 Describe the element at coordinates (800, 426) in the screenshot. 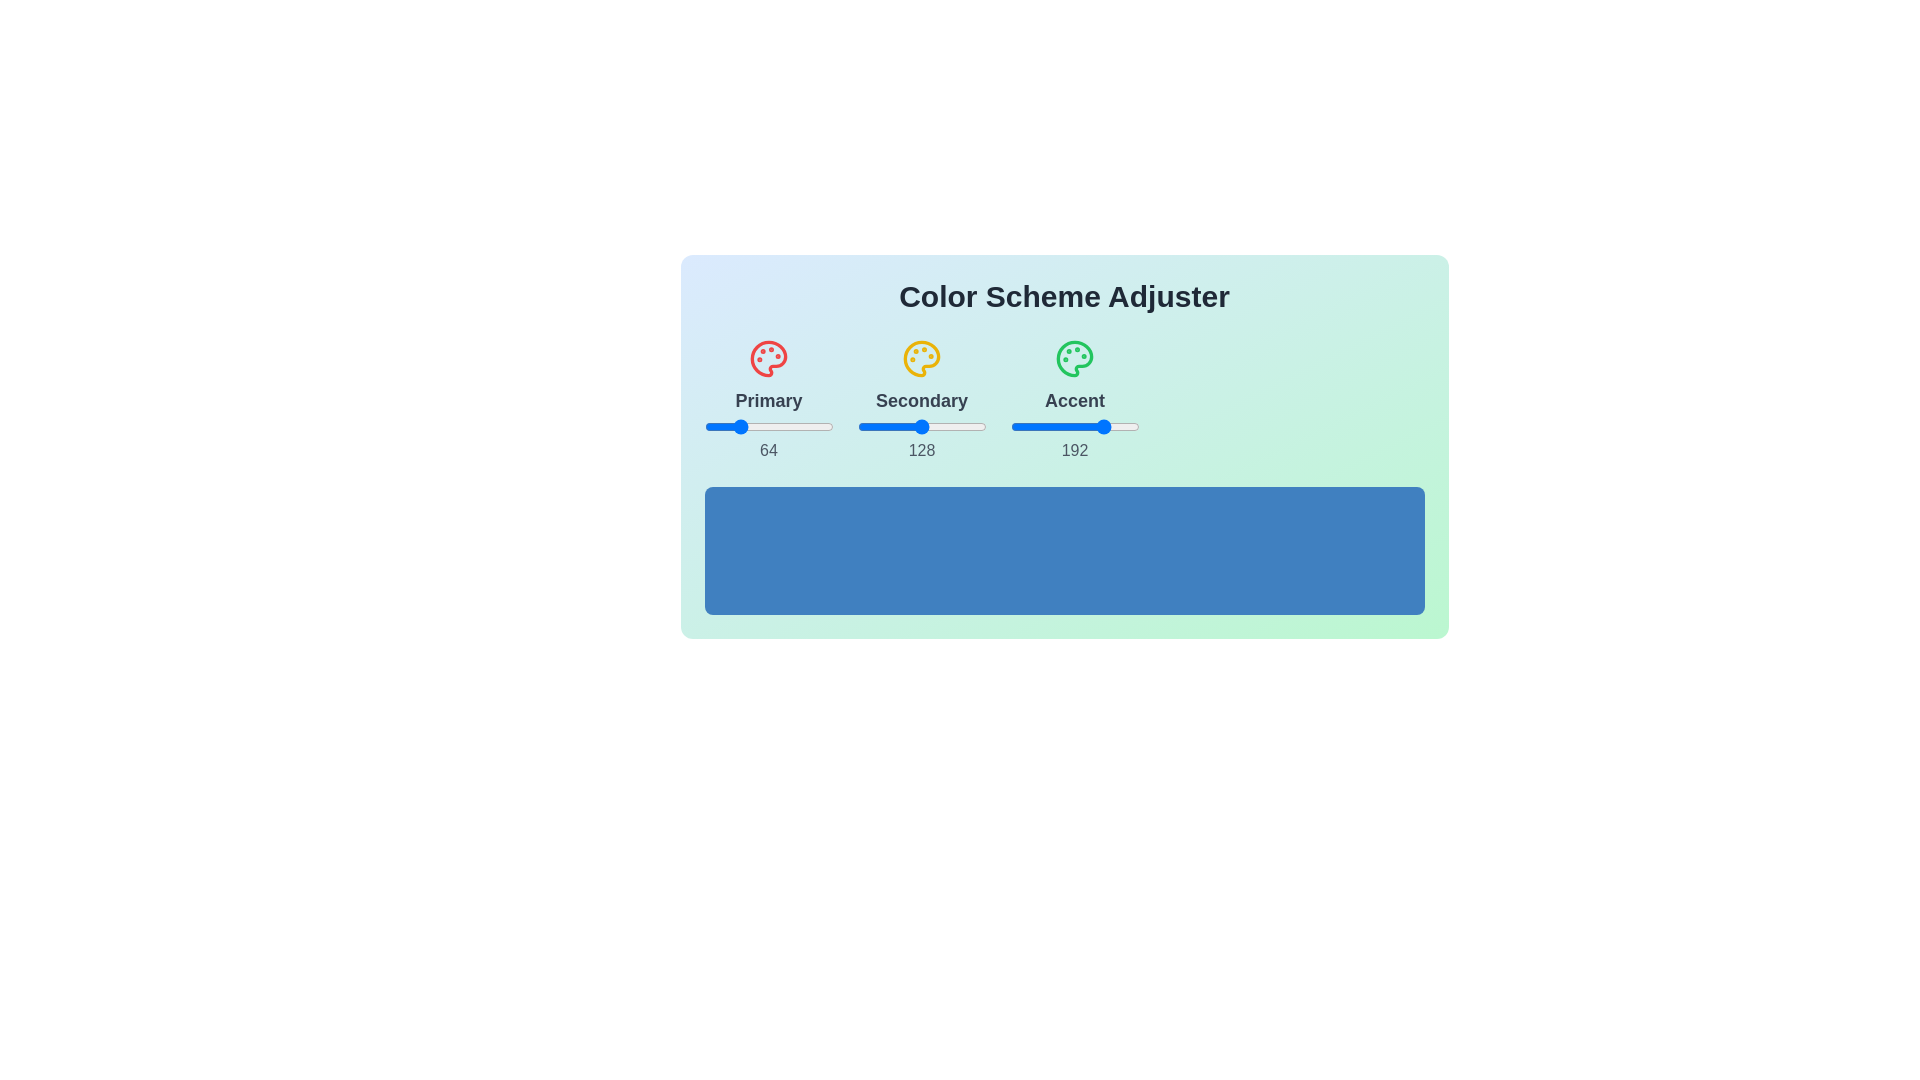

I see `the 0 slider to 62` at that location.